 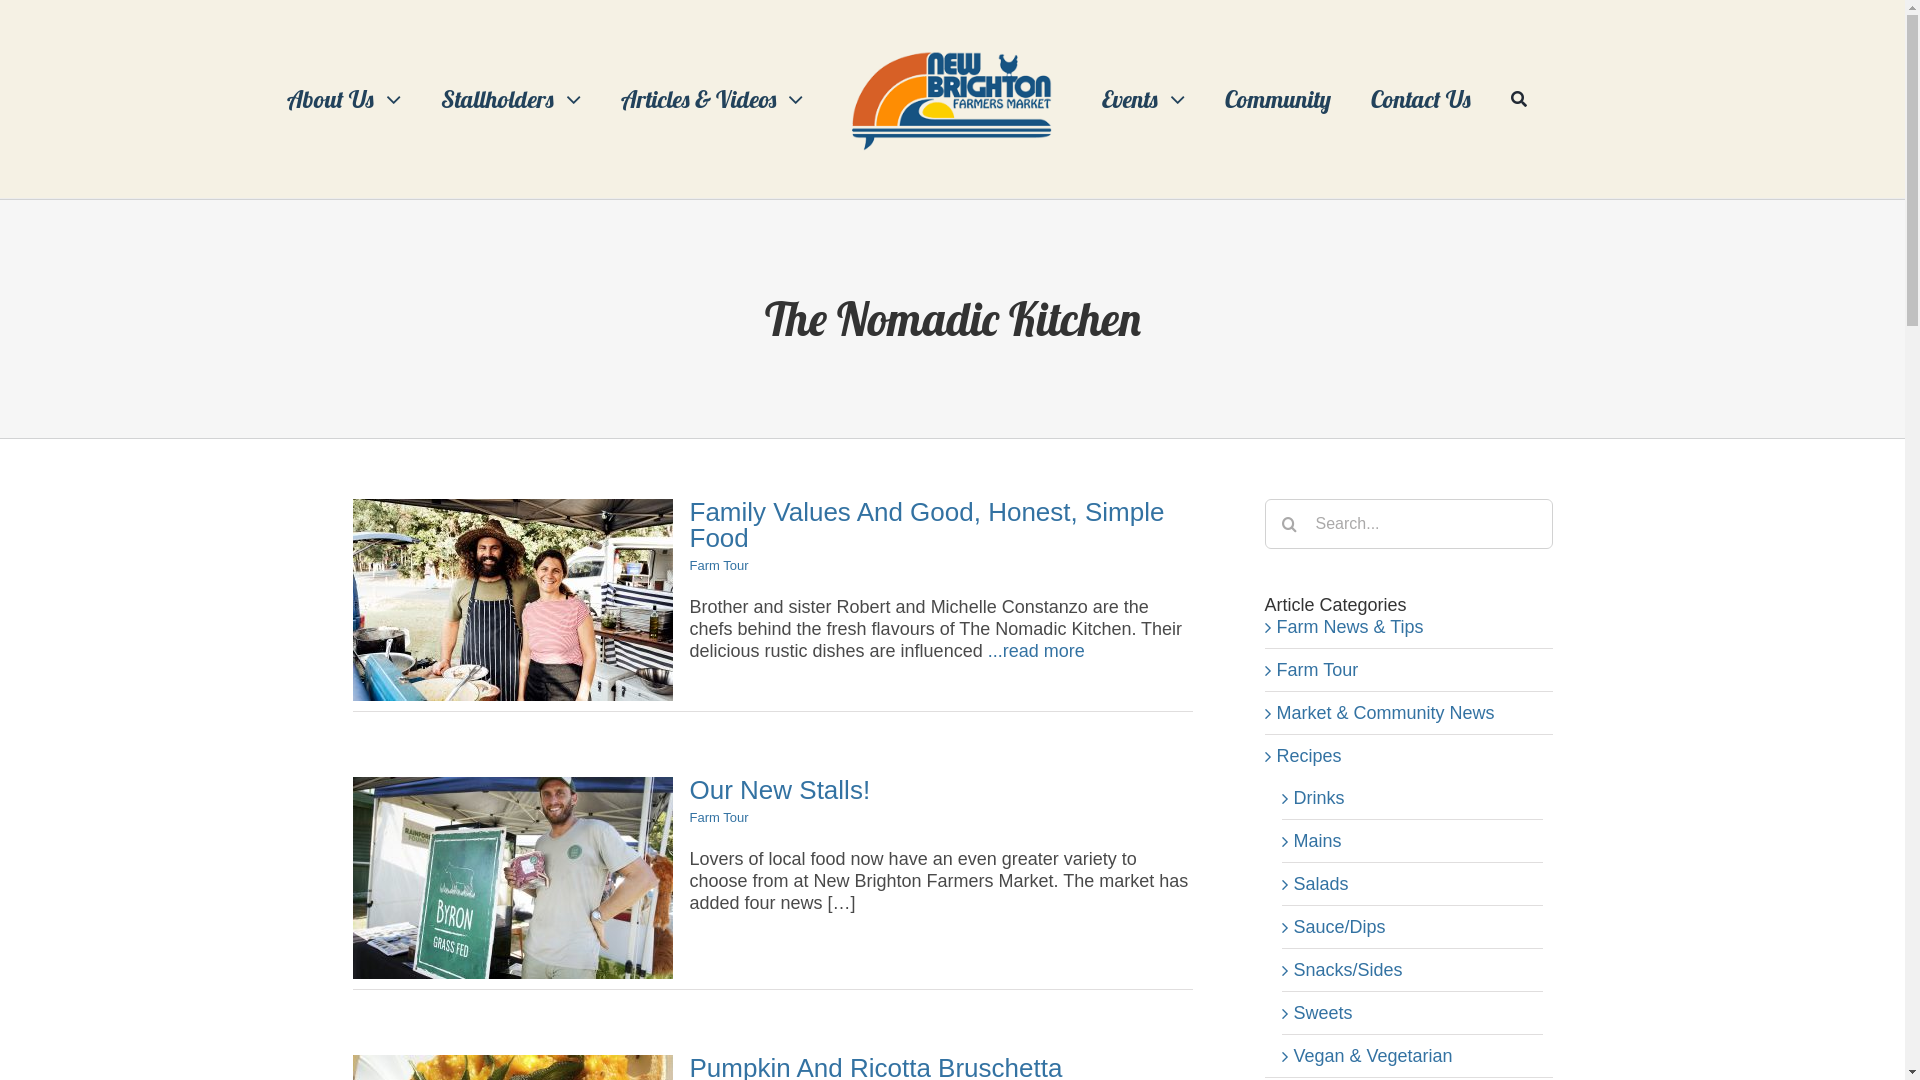 What do you see at coordinates (711, 99) in the screenshot?
I see `'Articles & Videos'` at bounding box center [711, 99].